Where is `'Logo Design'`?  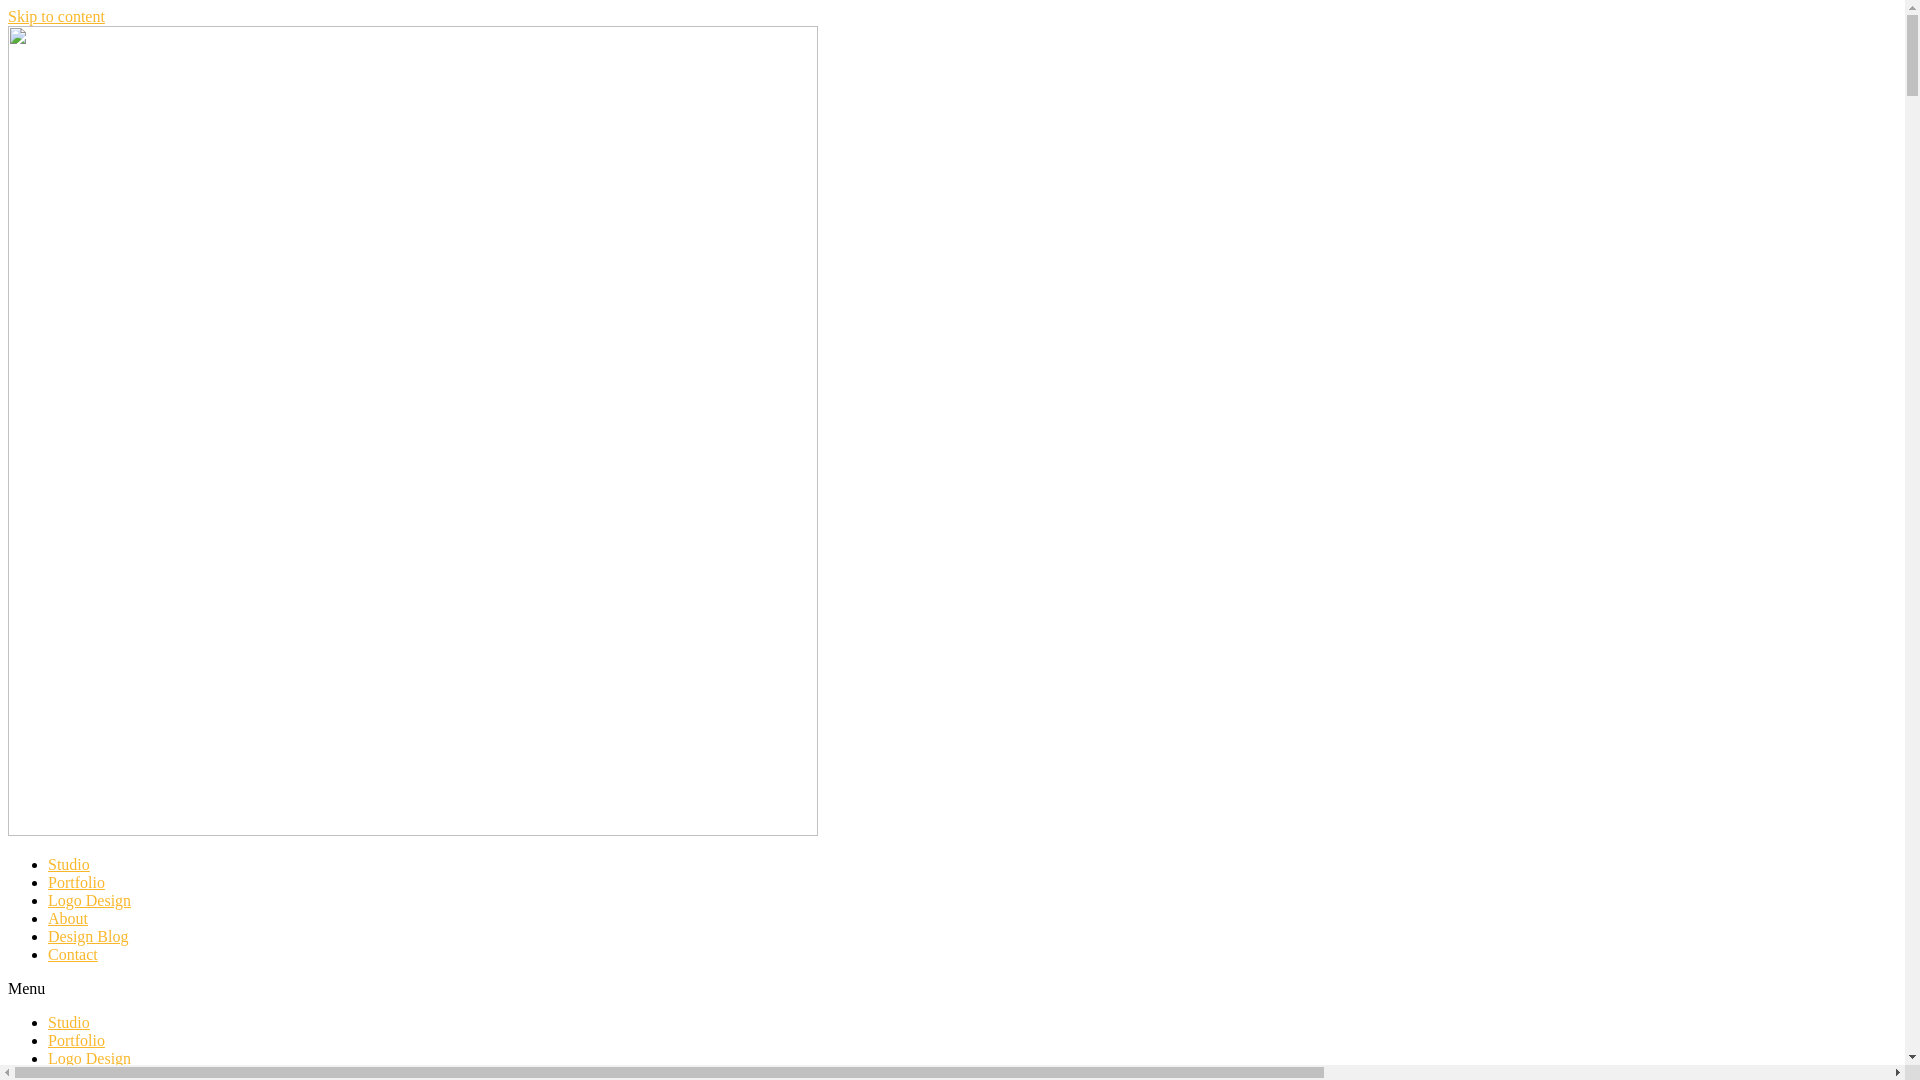
'Logo Design' is located at coordinates (48, 1057).